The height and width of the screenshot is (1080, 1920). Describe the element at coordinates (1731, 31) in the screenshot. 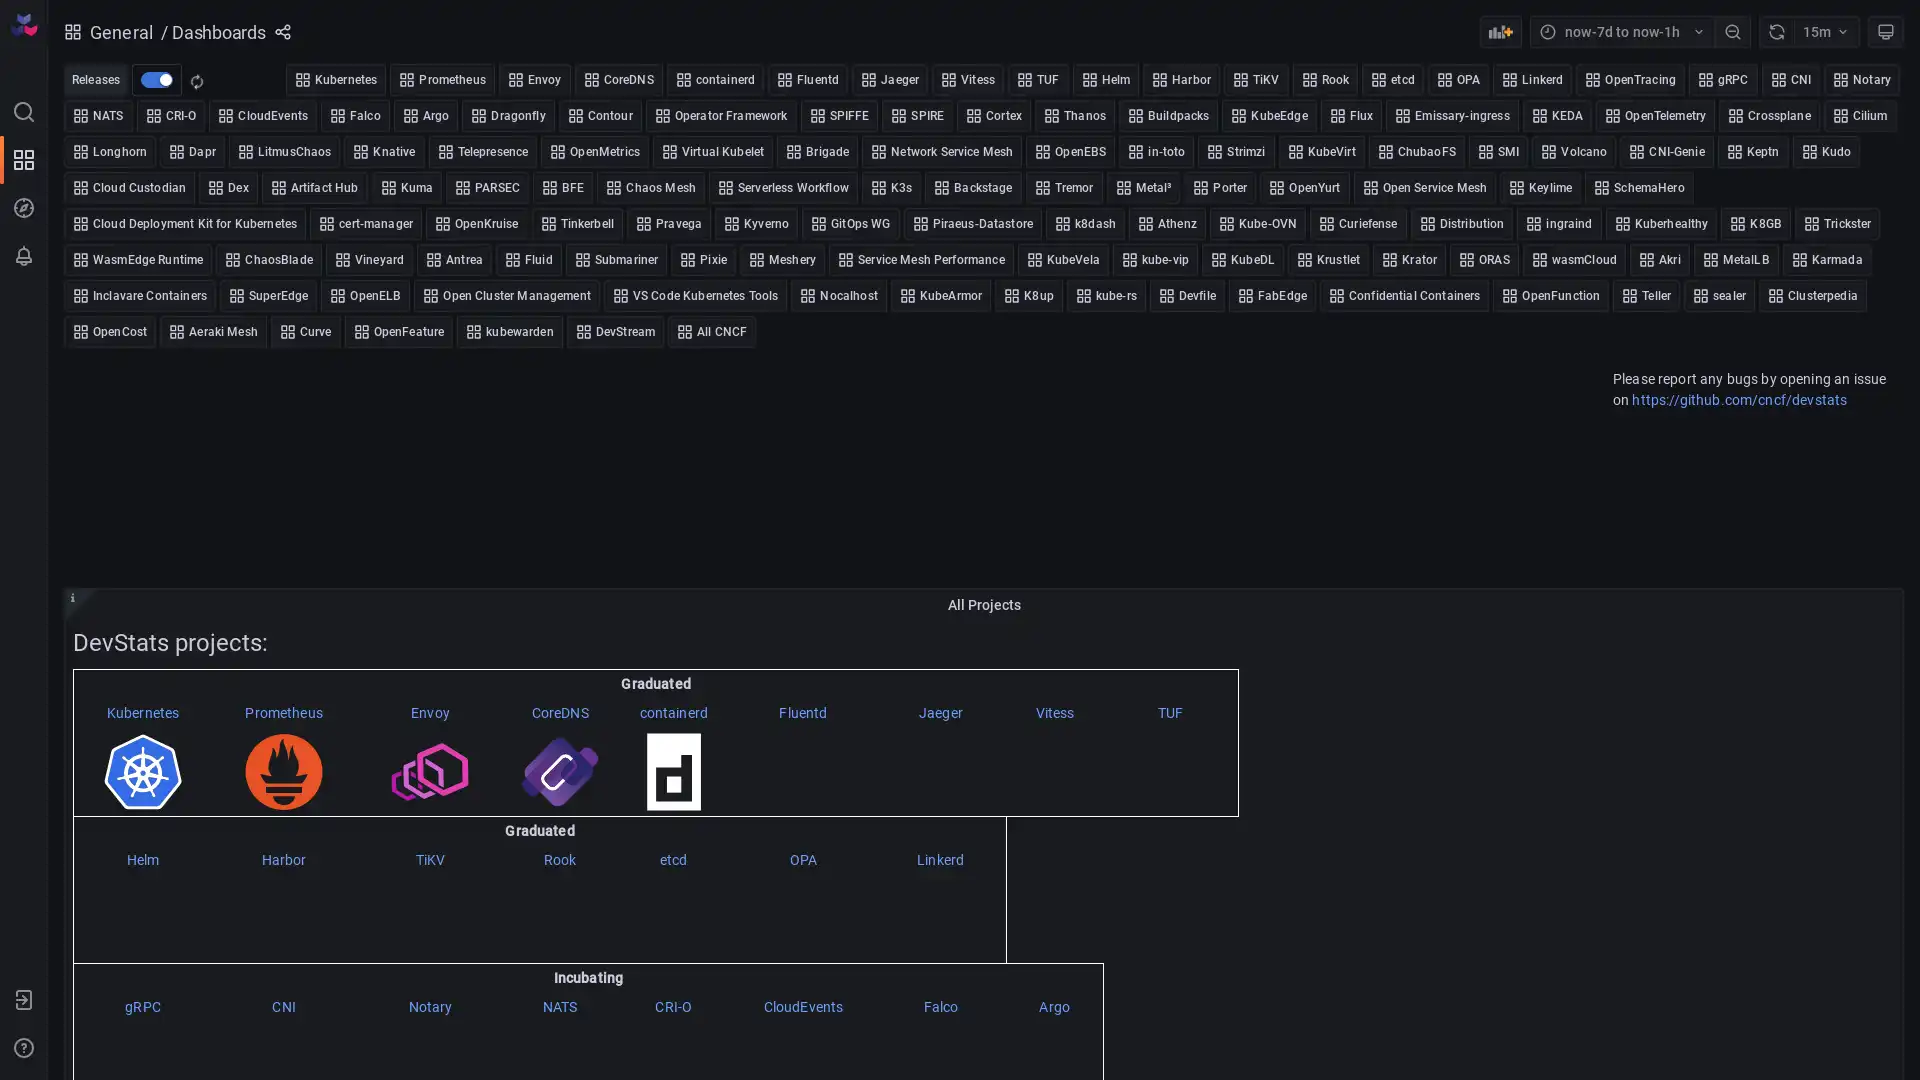

I see `Zoom out time range` at that location.